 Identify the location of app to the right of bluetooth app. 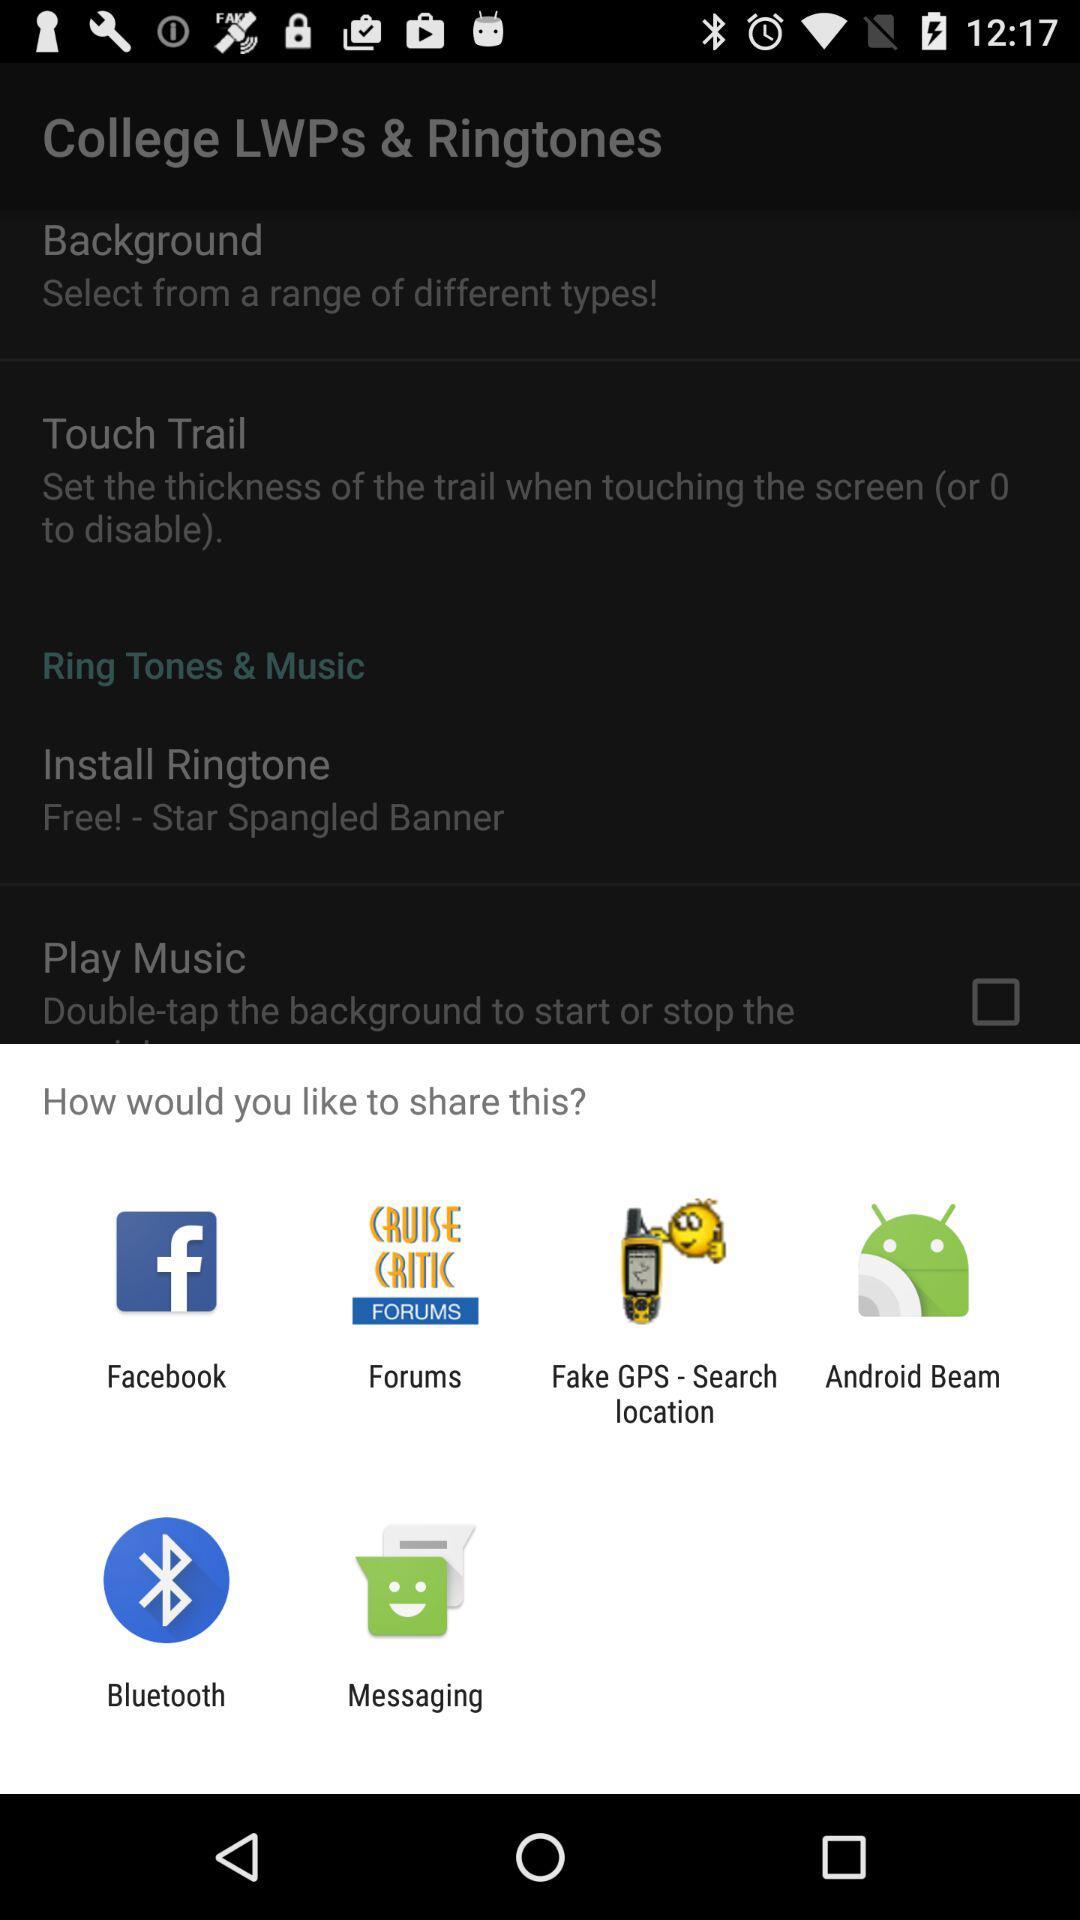
(414, 1711).